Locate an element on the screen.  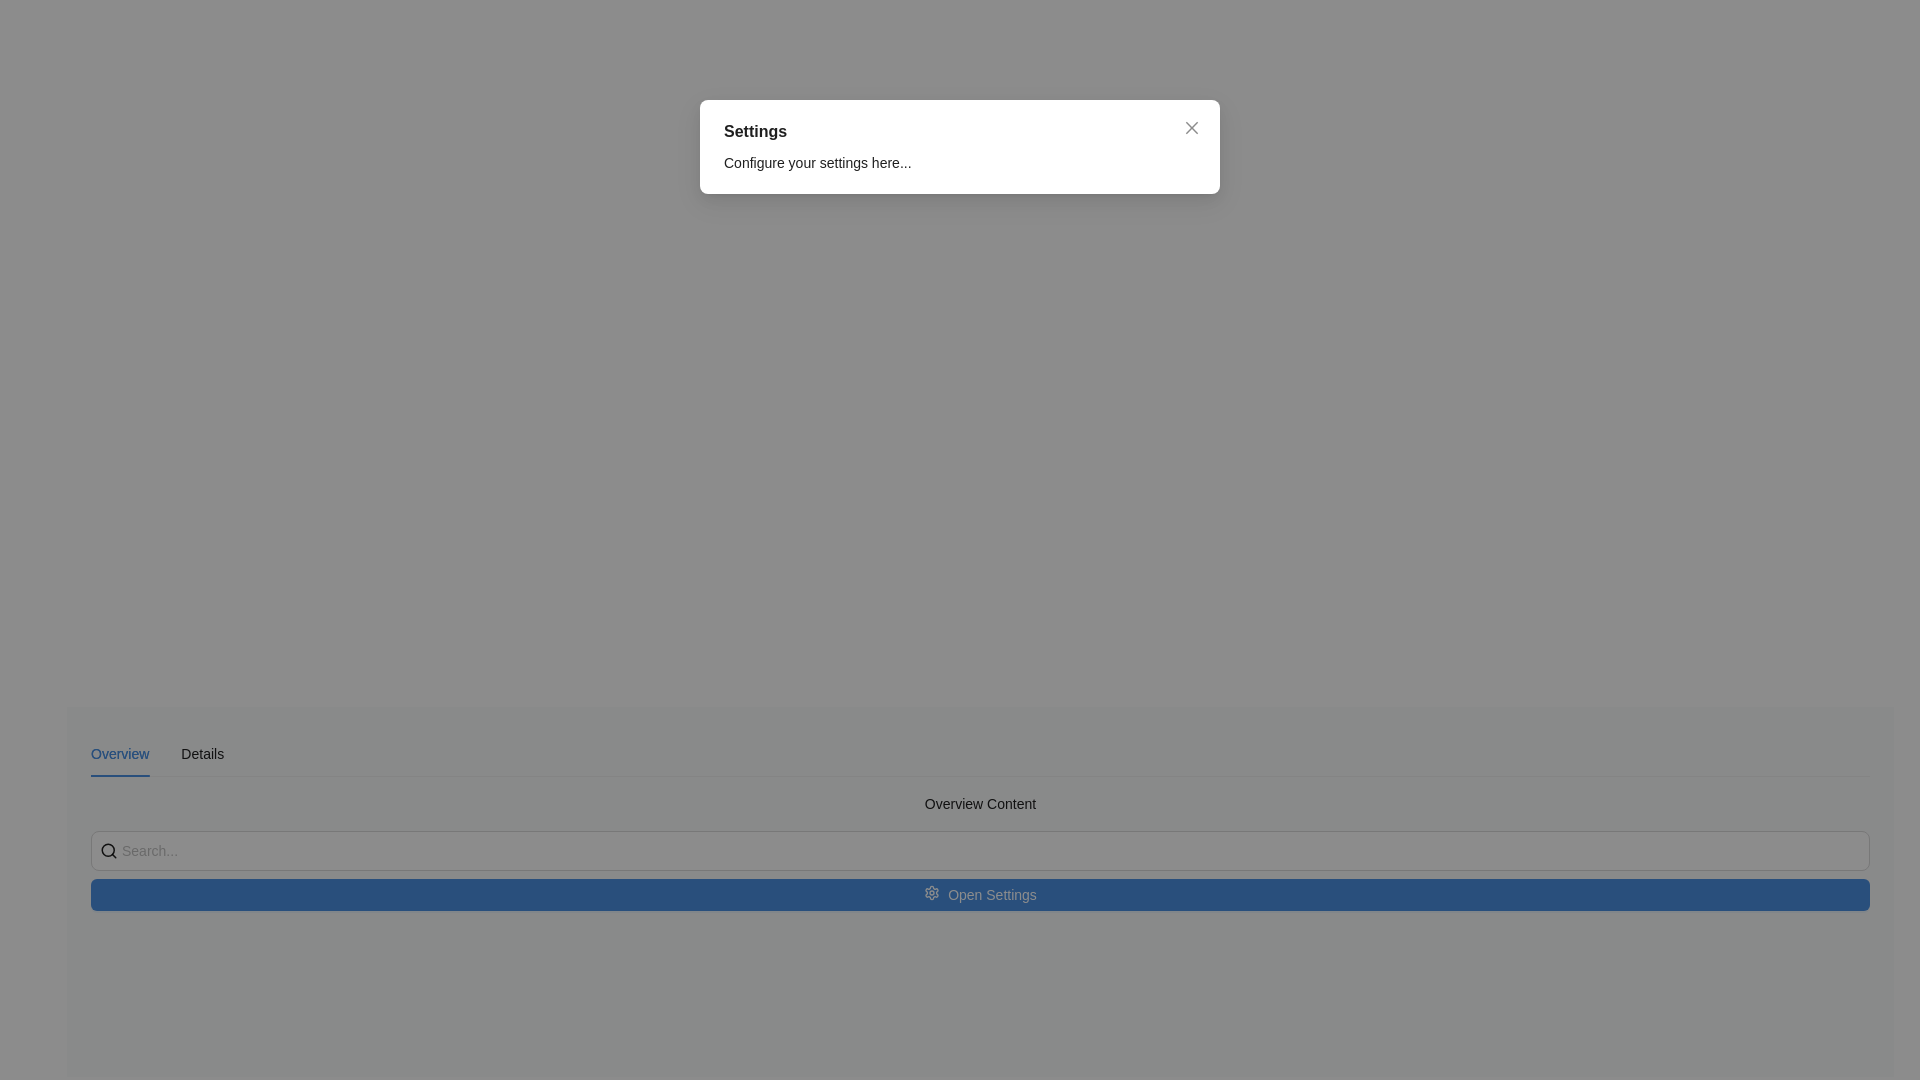
the 'Overview' tab, which is styled with blue text and is the active tab in the tab bar is located at coordinates (119, 753).